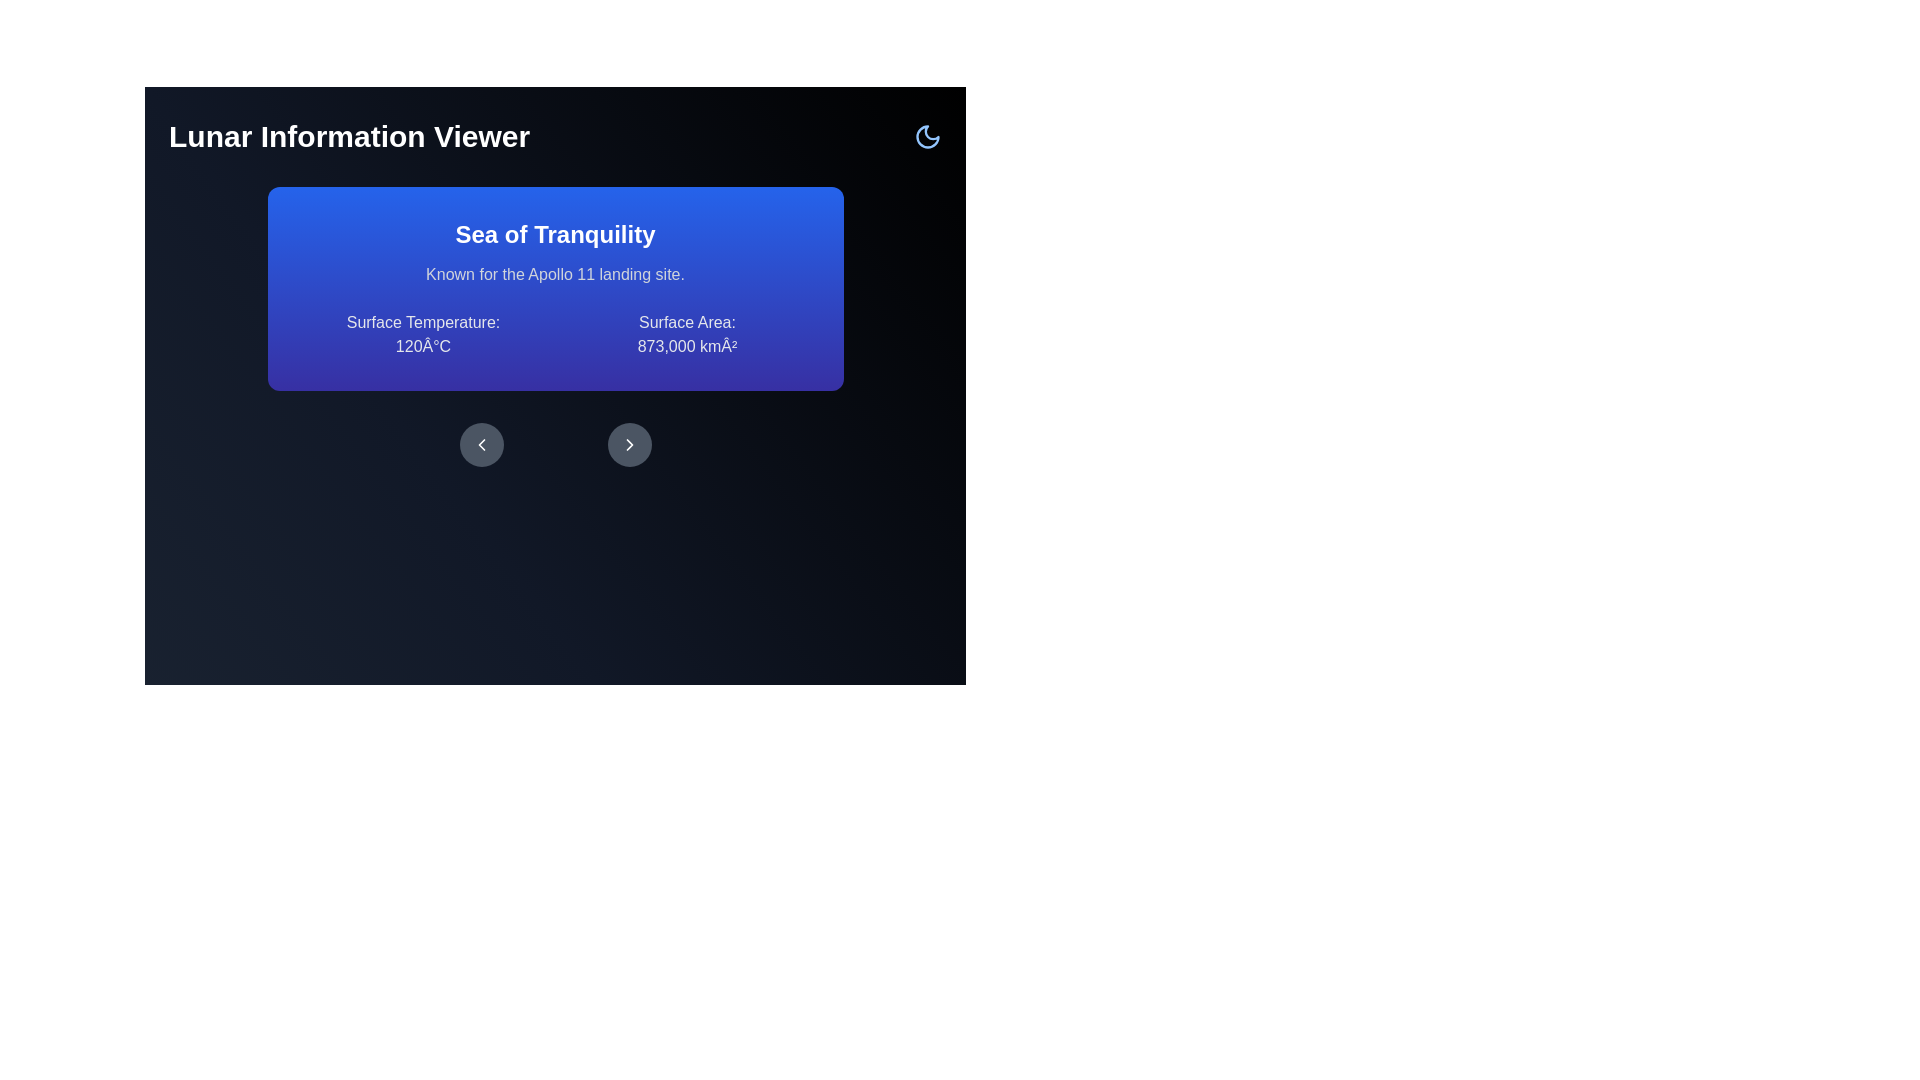 The image size is (1920, 1080). Describe the element at coordinates (628, 443) in the screenshot. I see `the circular button with a gray background and a white right-pointing chevron icon located at the bottom right of the blue panel` at that location.